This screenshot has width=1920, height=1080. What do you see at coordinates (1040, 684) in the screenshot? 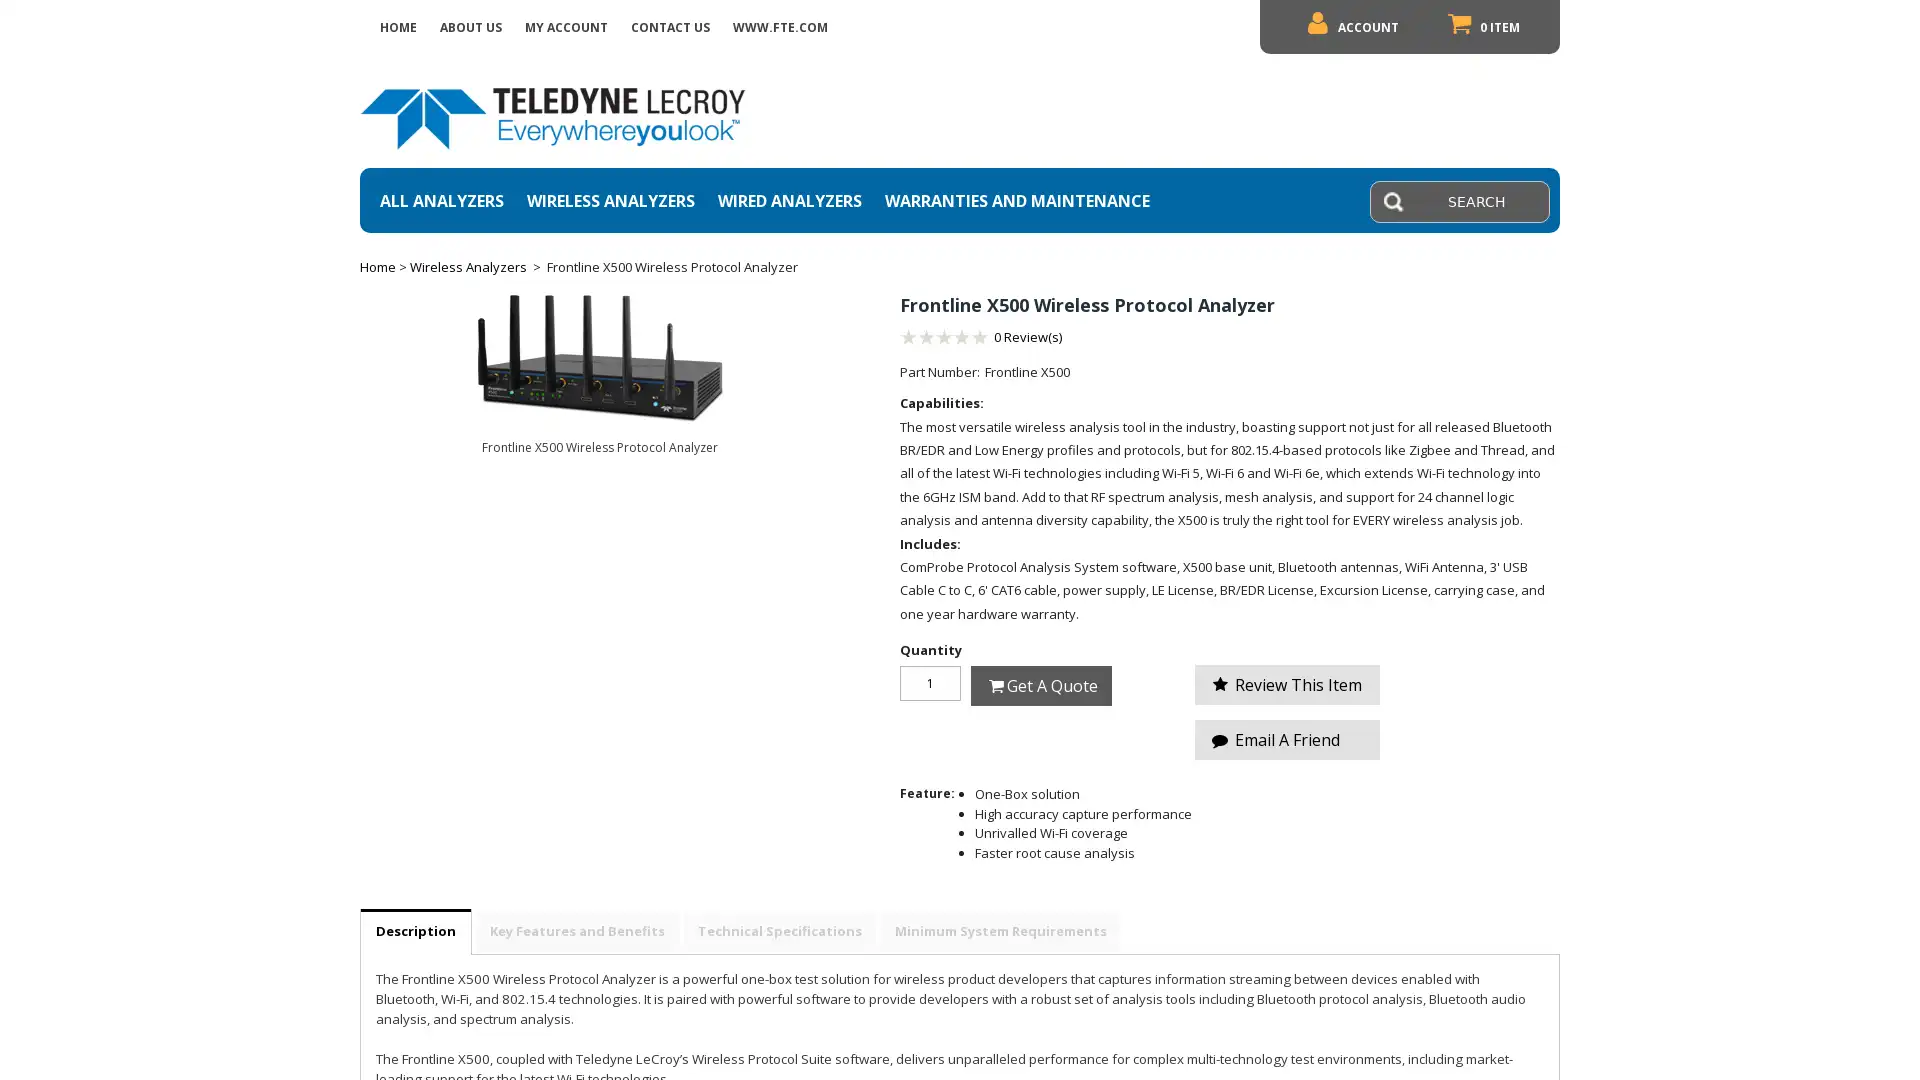
I see `Get A Quote` at bounding box center [1040, 684].